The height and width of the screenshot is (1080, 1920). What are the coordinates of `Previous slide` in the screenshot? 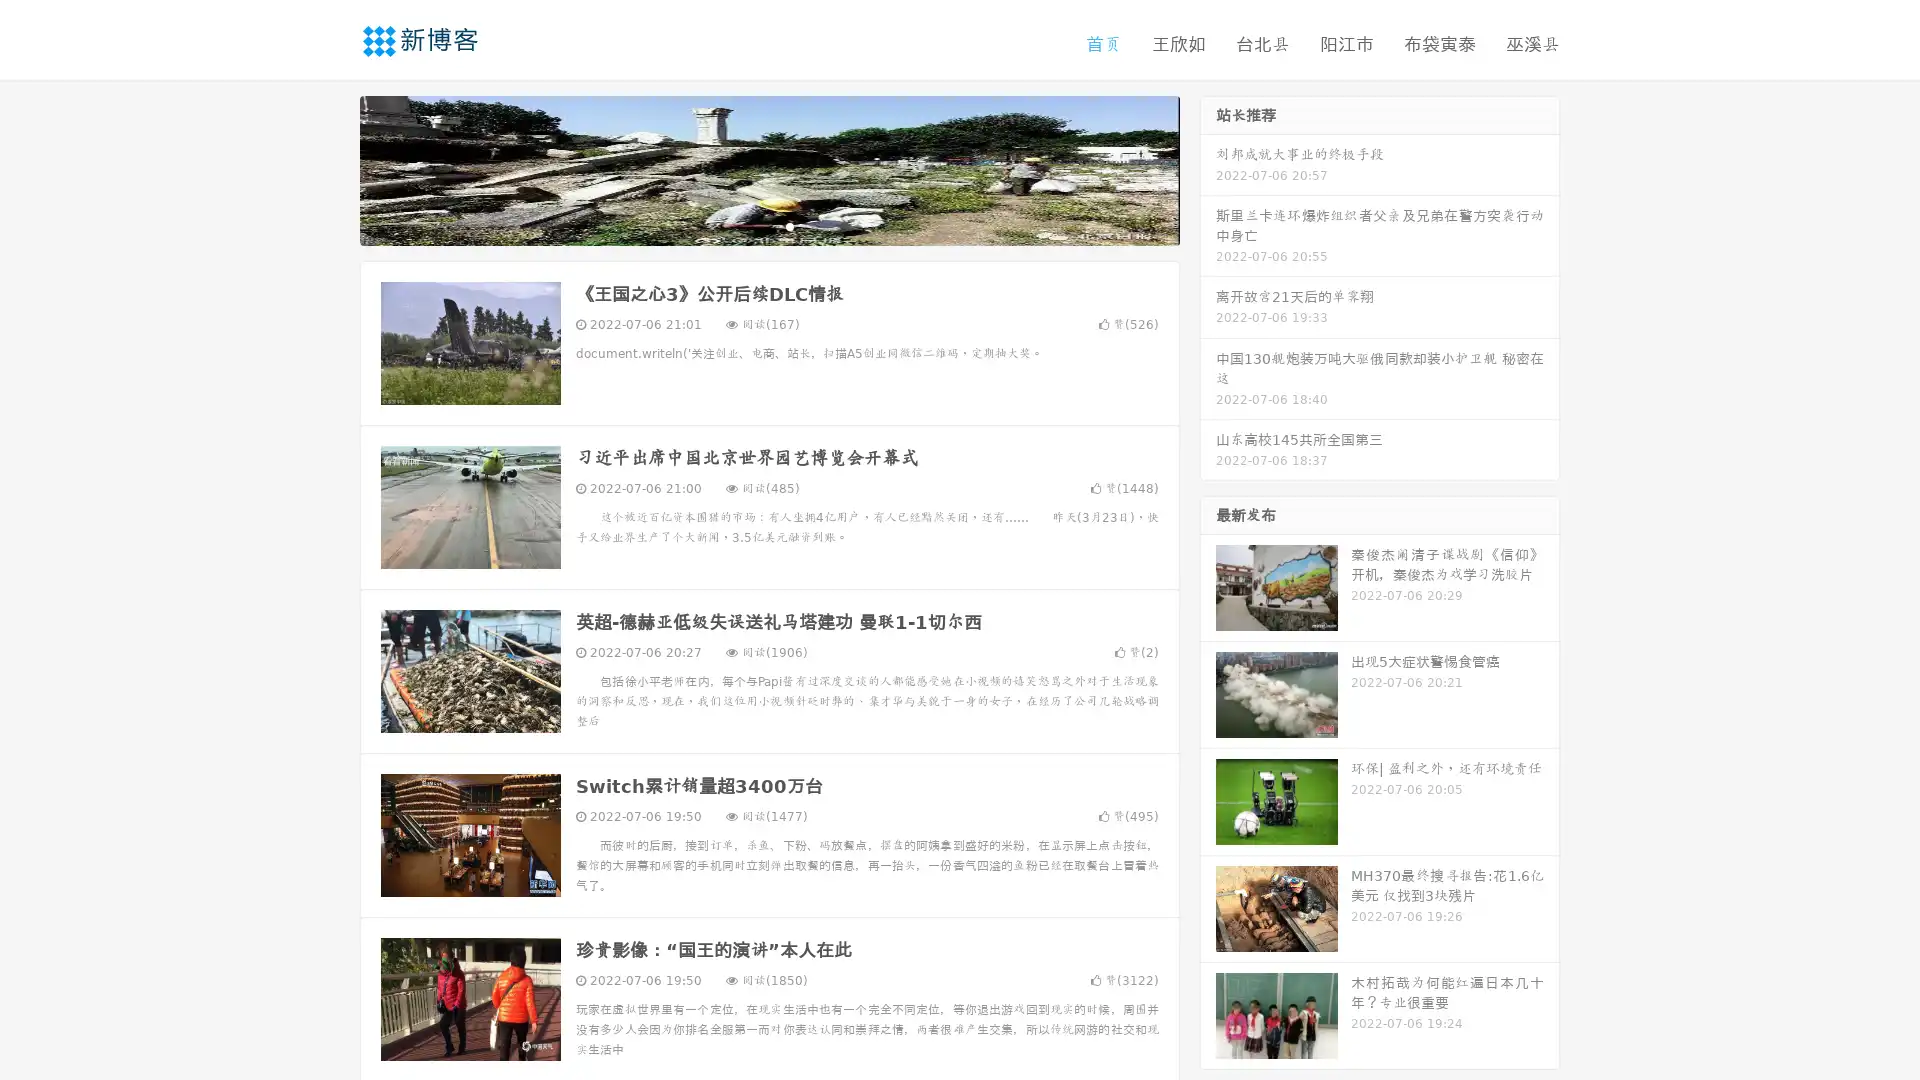 It's located at (330, 168).